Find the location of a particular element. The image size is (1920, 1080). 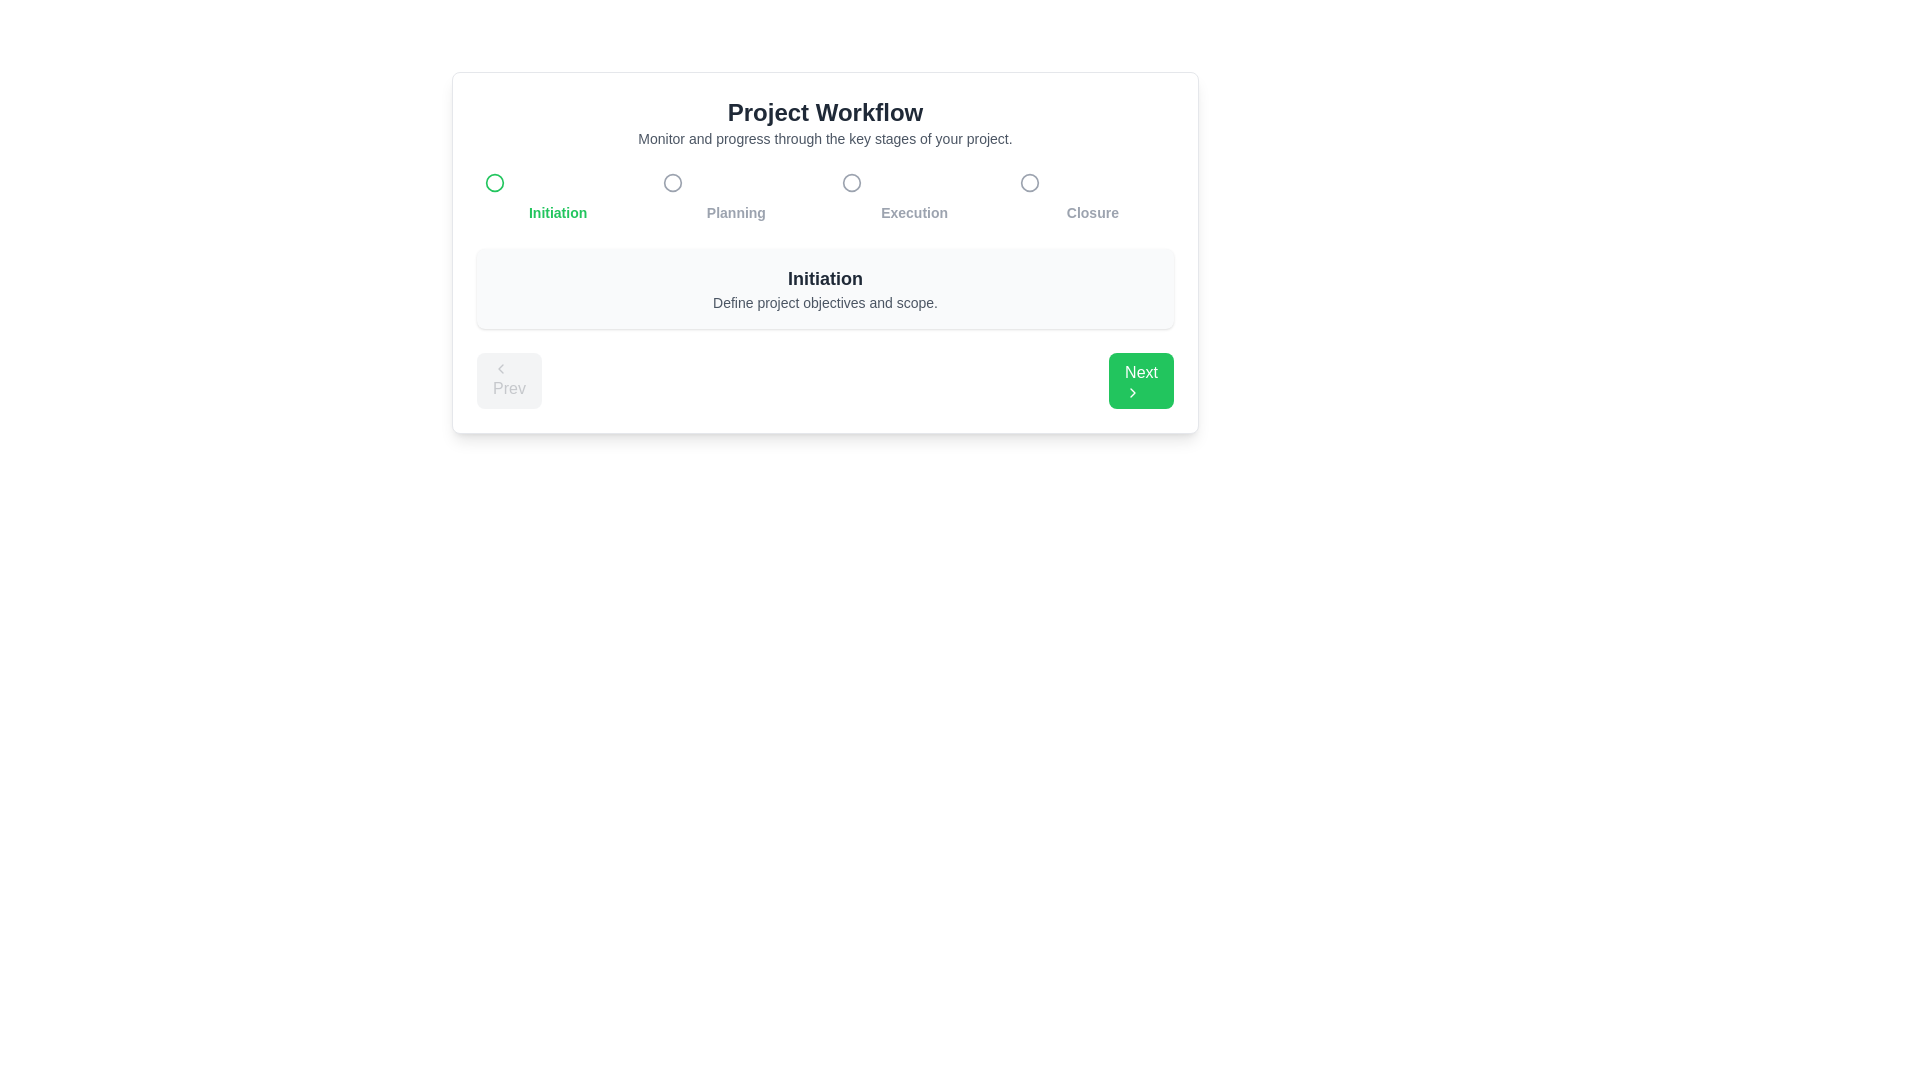

the milestone titled Closure by clicking on its title is located at coordinates (1091, 195).